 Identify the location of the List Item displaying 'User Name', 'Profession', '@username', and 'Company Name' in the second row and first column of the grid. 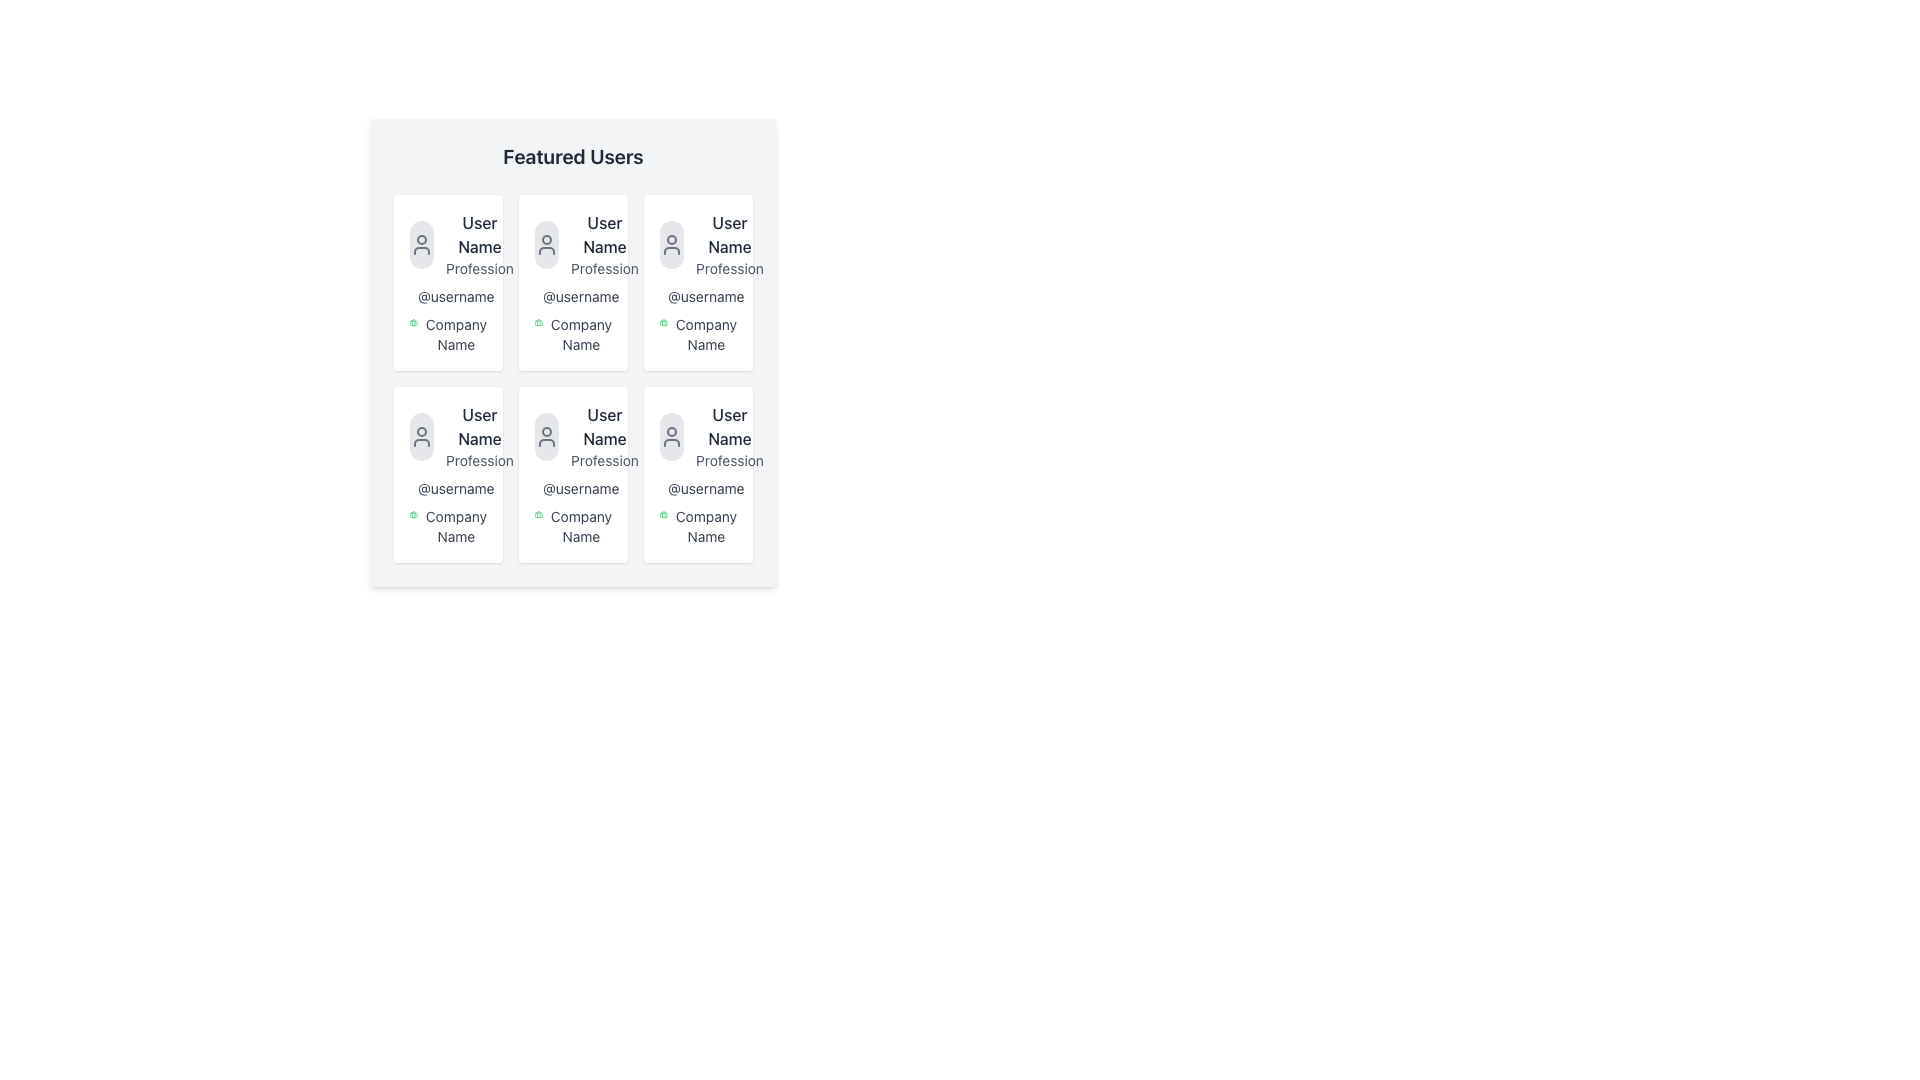
(447, 474).